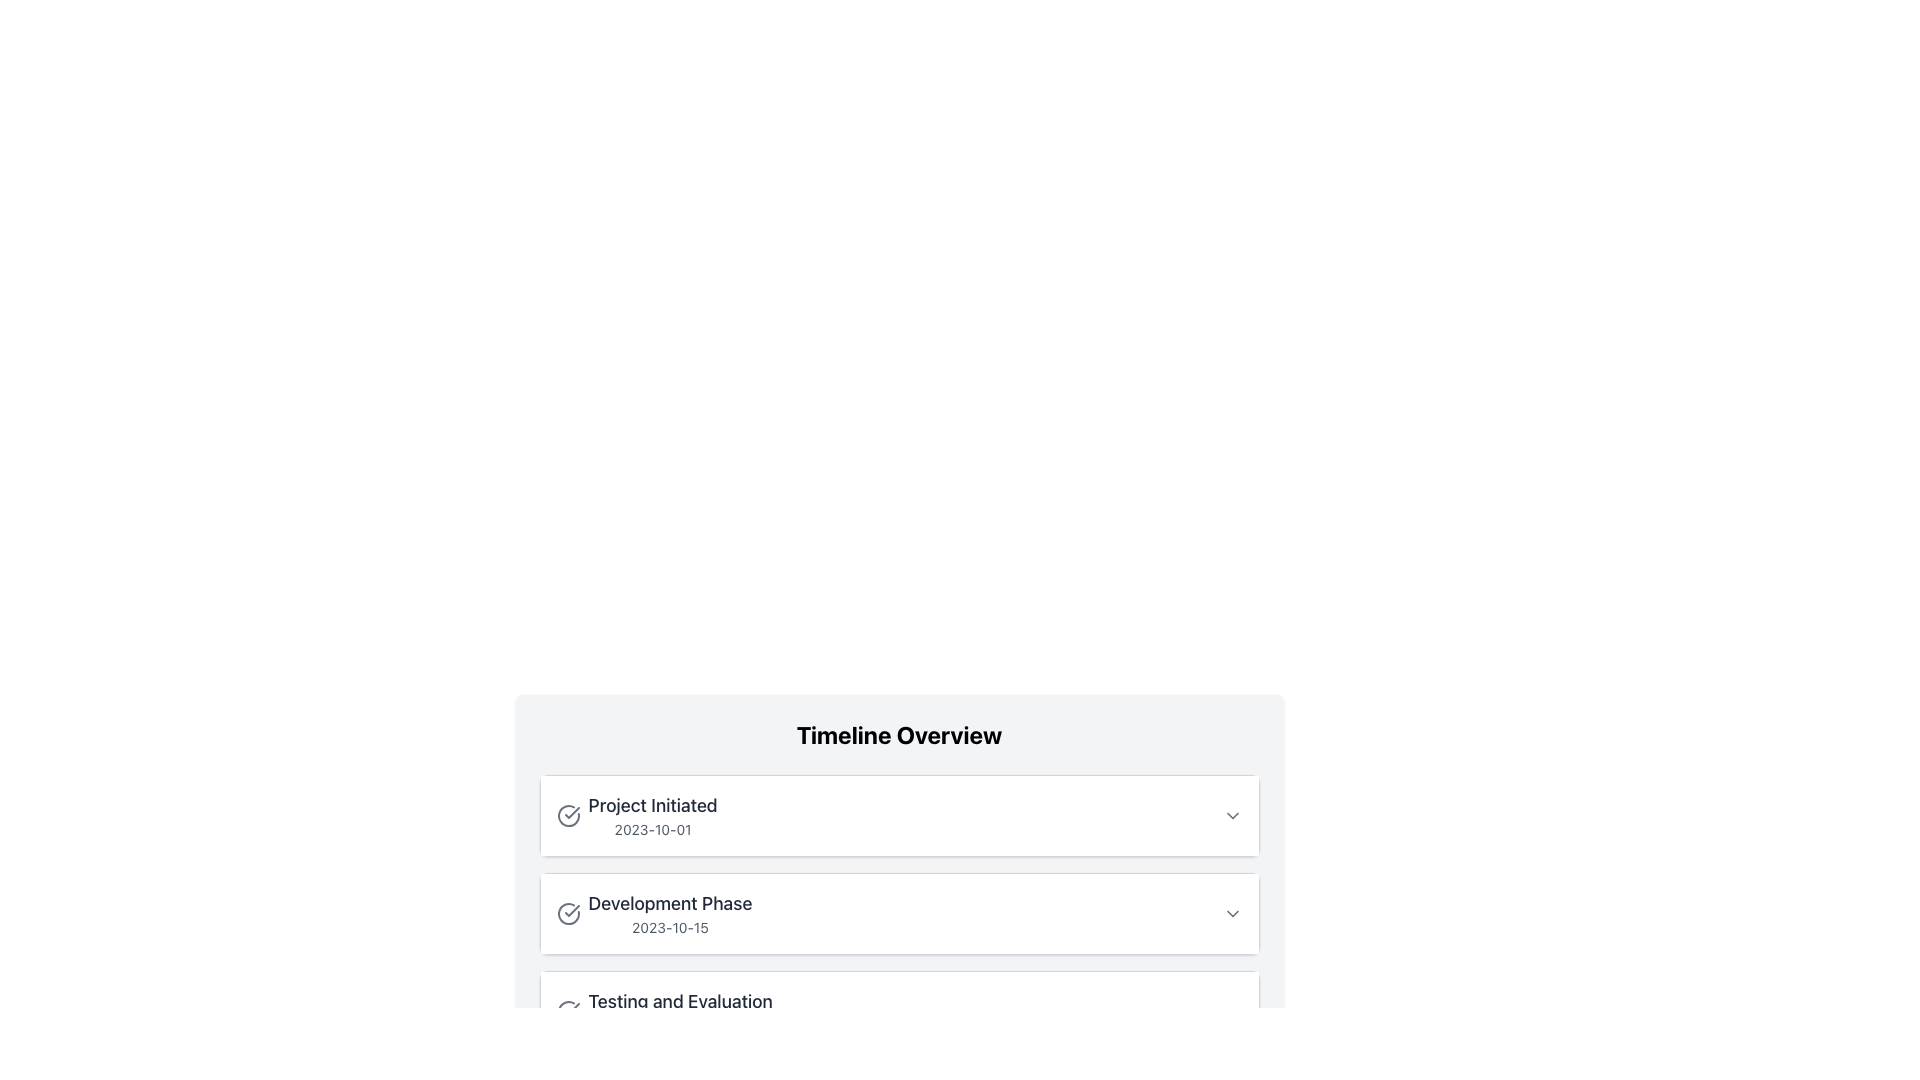 The image size is (1920, 1080). Describe the element at coordinates (670, 914) in the screenshot. I see `the 'Development Phase' text field, which is the second item in the timeline overview and is located below 'Project Initiated'` at that location.